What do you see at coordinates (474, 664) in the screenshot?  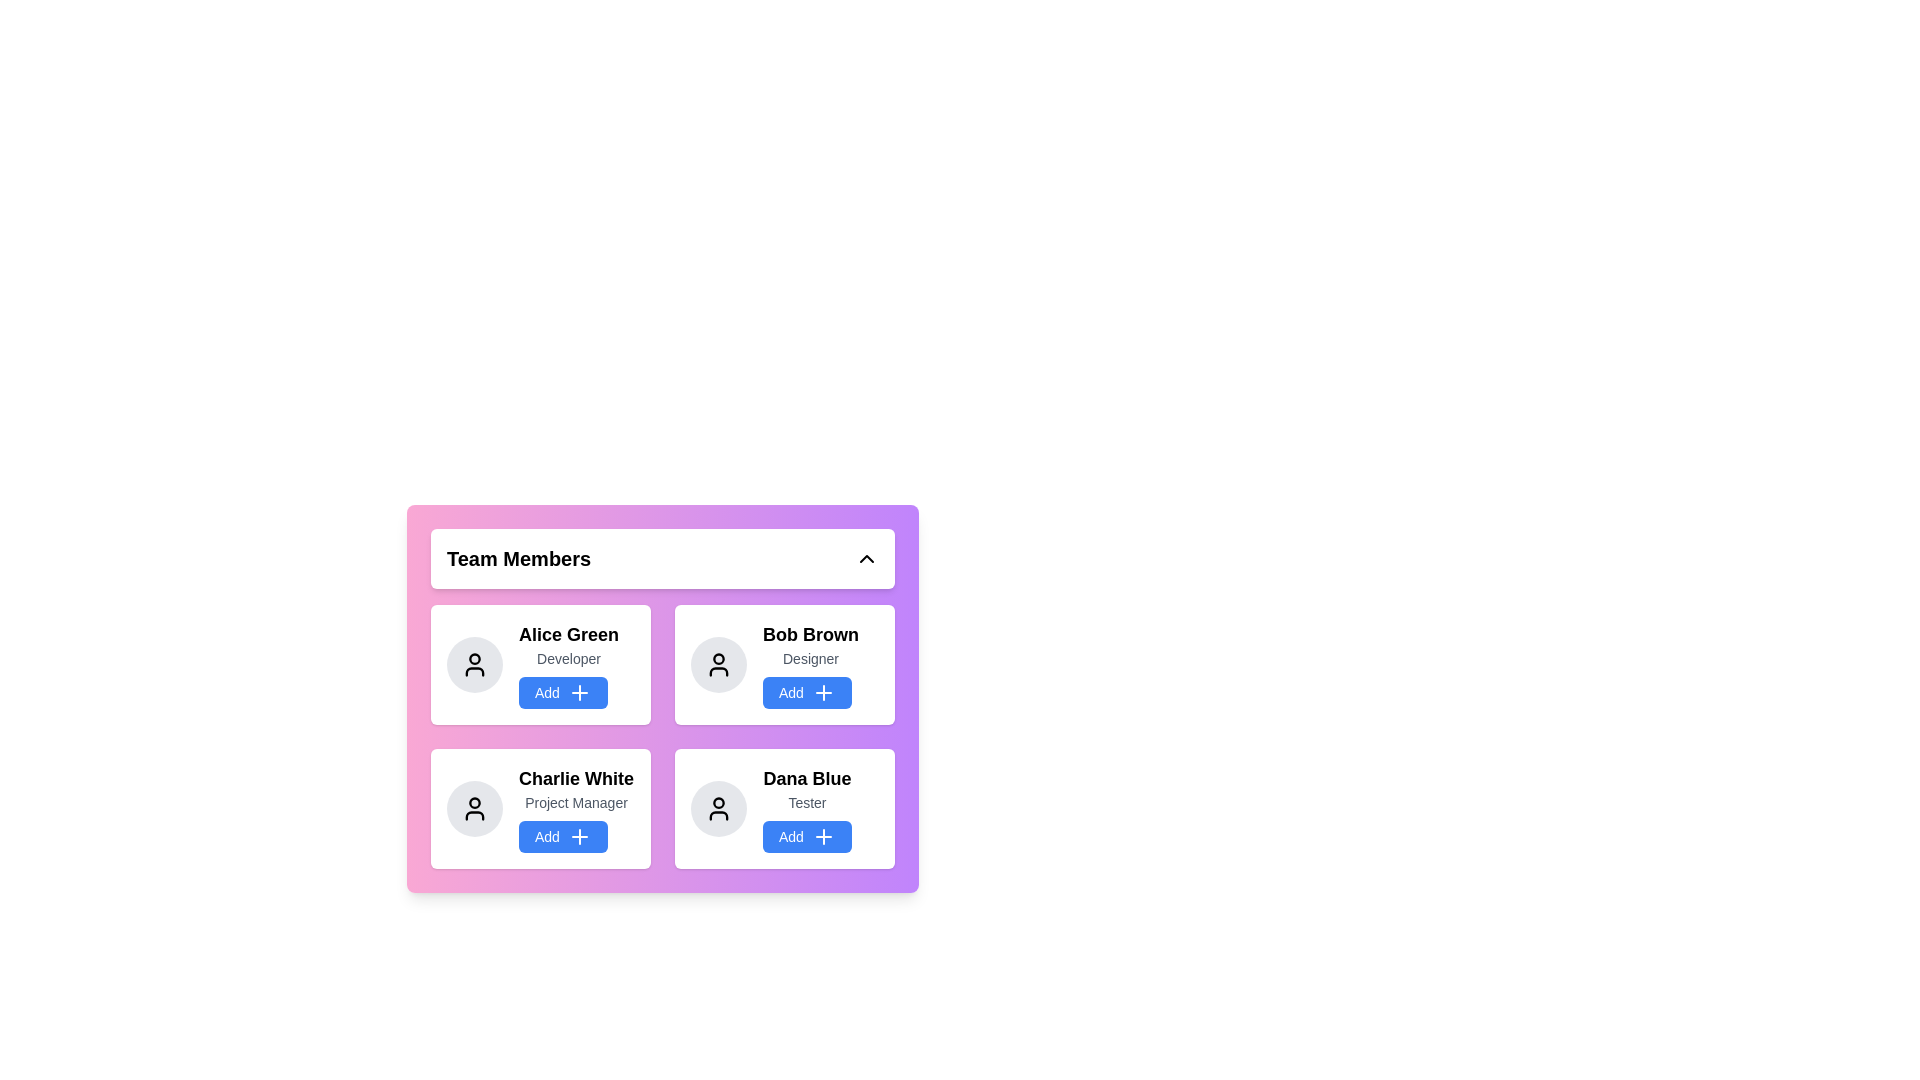 I see `the user avatar icon, which is a circular icon with a black stroke representing a head and shoulders, located above 'Alice Green' in the team members section` at bounding box center [474, 664].